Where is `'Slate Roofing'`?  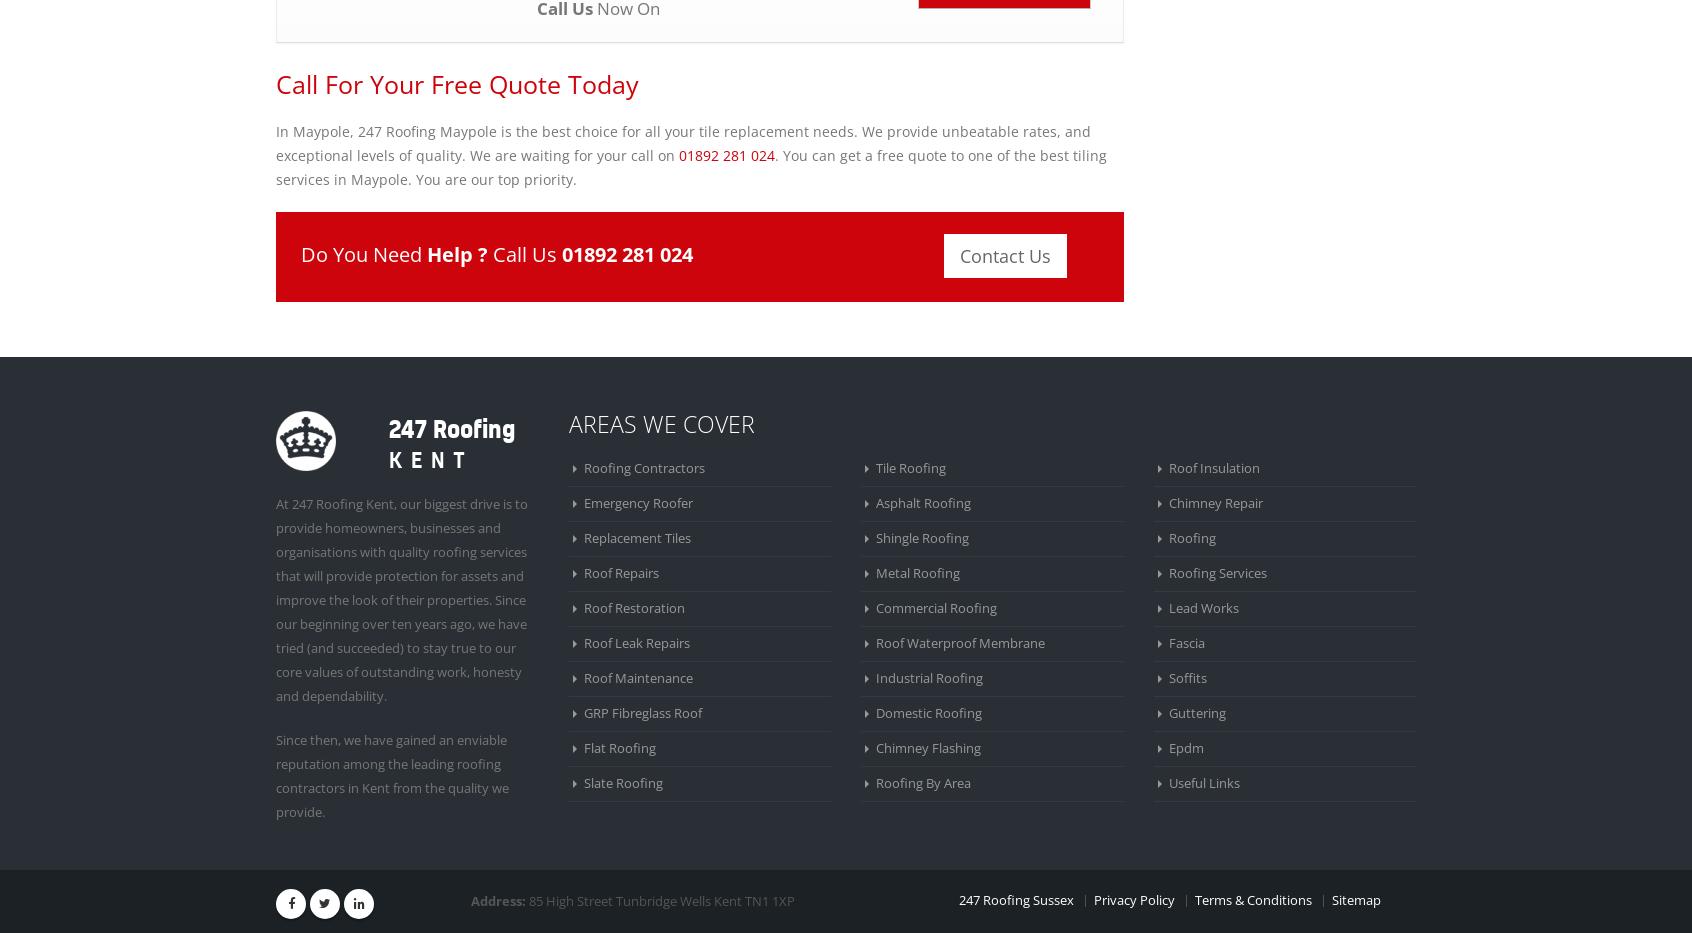
'Slate Roofing' is located at coordinates (621, 782).